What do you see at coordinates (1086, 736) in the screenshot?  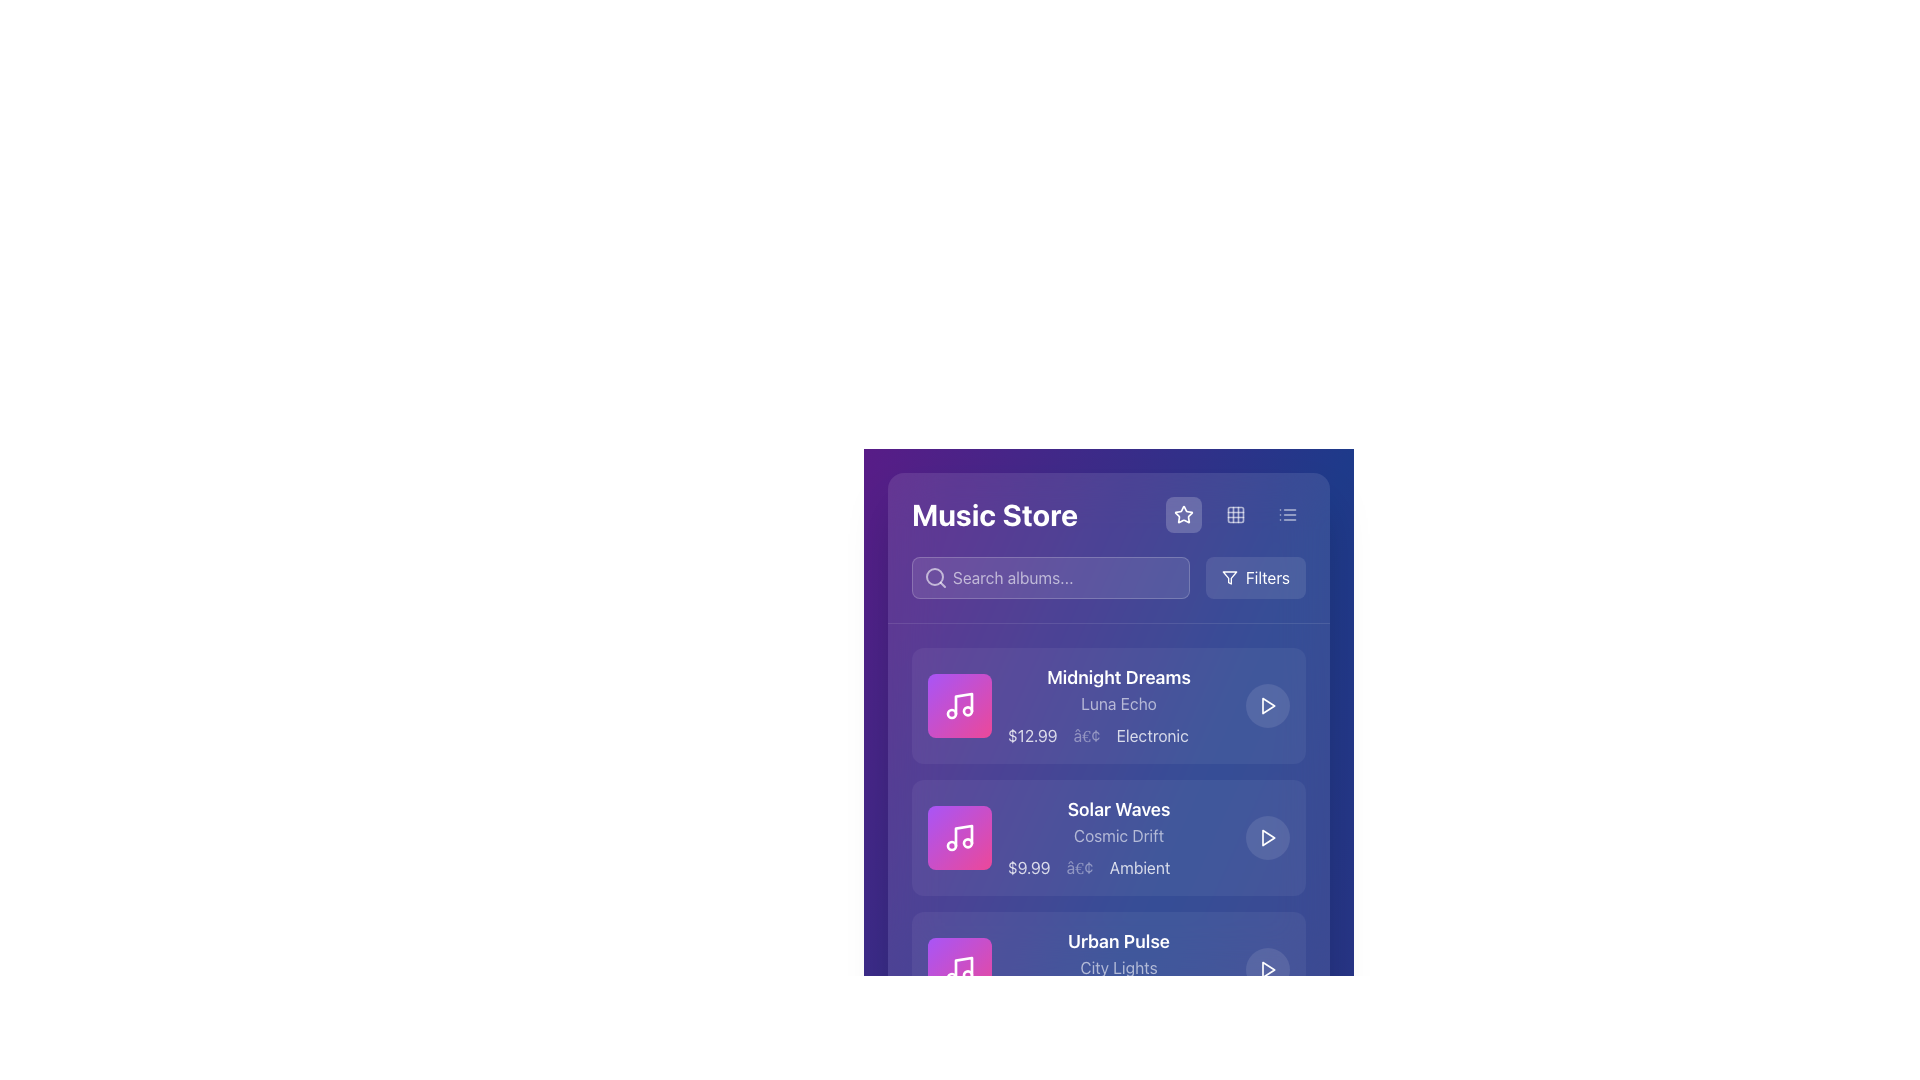 I see `the textual delimiter that visually separates the price '$12.99' and the genre 'Electronic' in the album information for 'Midnight Dreams'` at bounding box center [1086, 736].